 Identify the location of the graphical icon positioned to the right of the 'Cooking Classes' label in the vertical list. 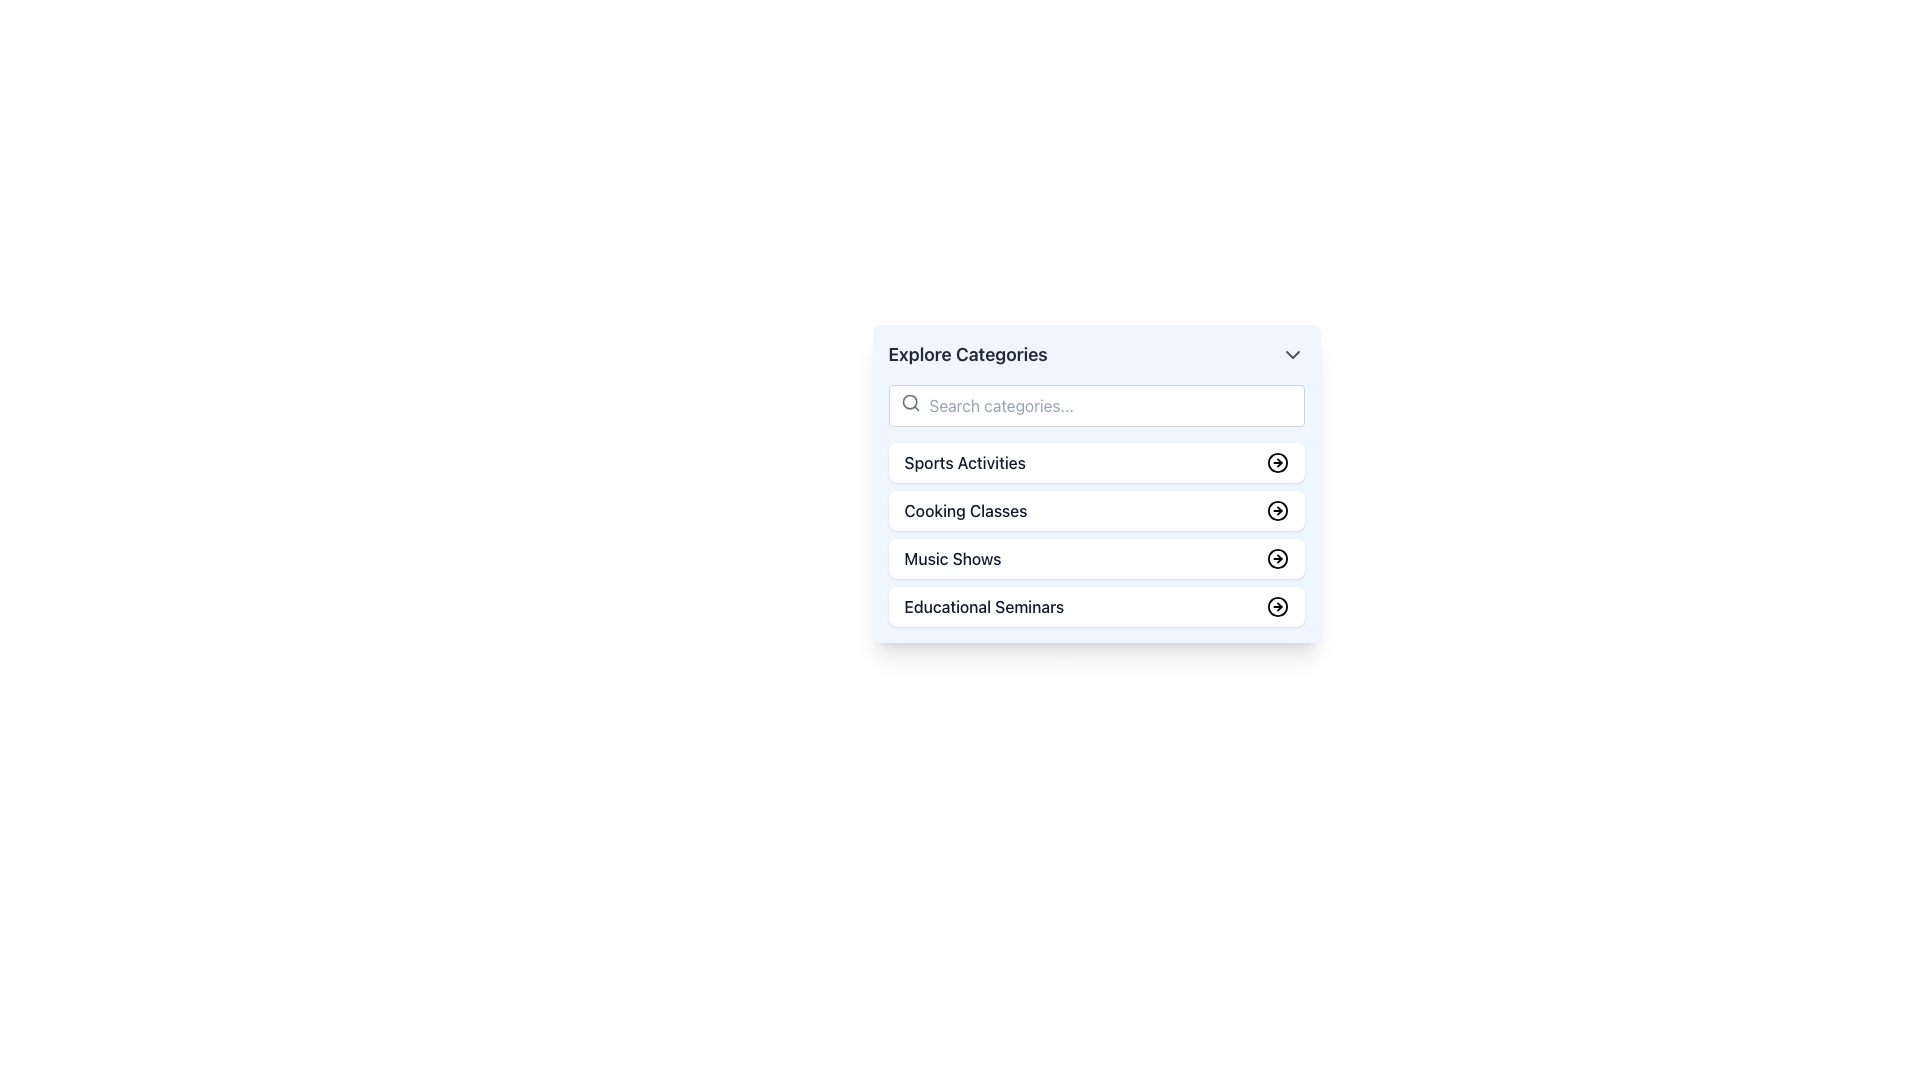
(1276, 509).